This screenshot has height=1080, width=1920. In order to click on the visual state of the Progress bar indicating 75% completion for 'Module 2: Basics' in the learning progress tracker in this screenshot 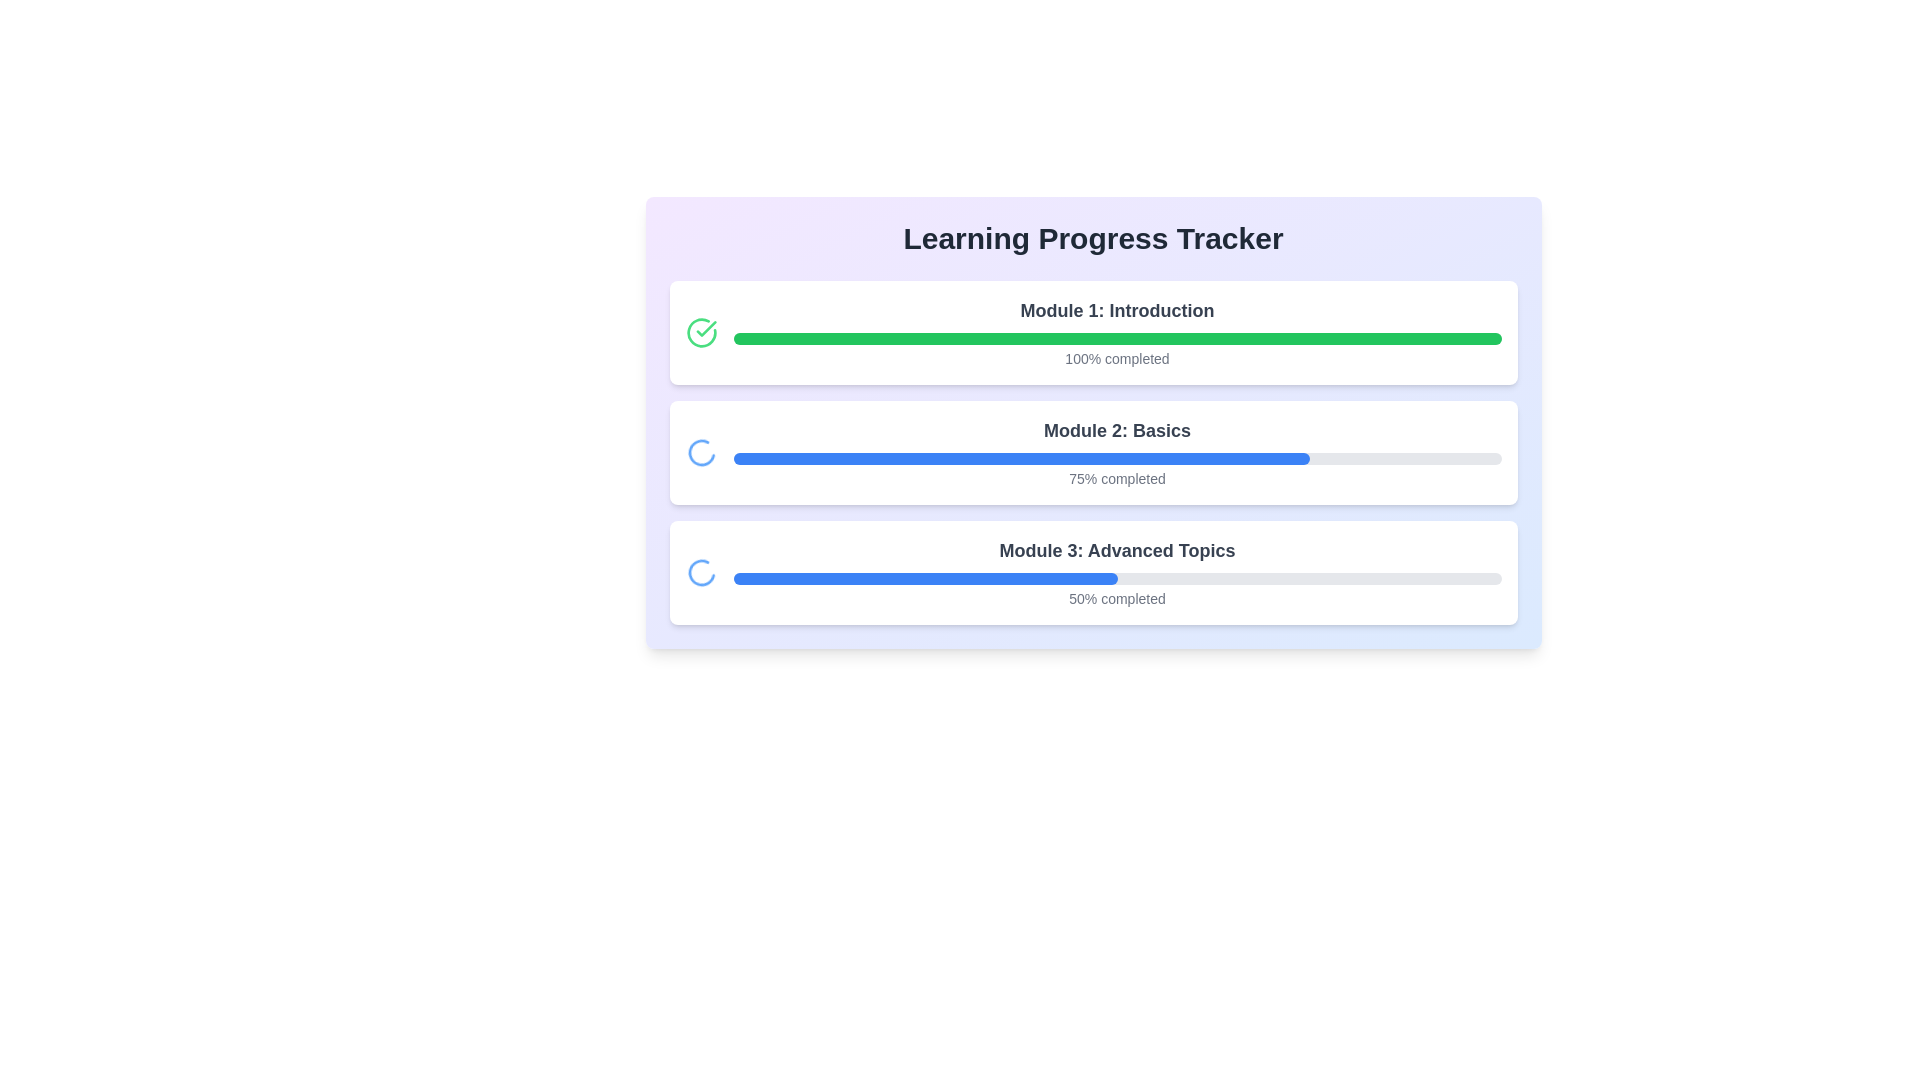, I will do `click(1021, 459)`.